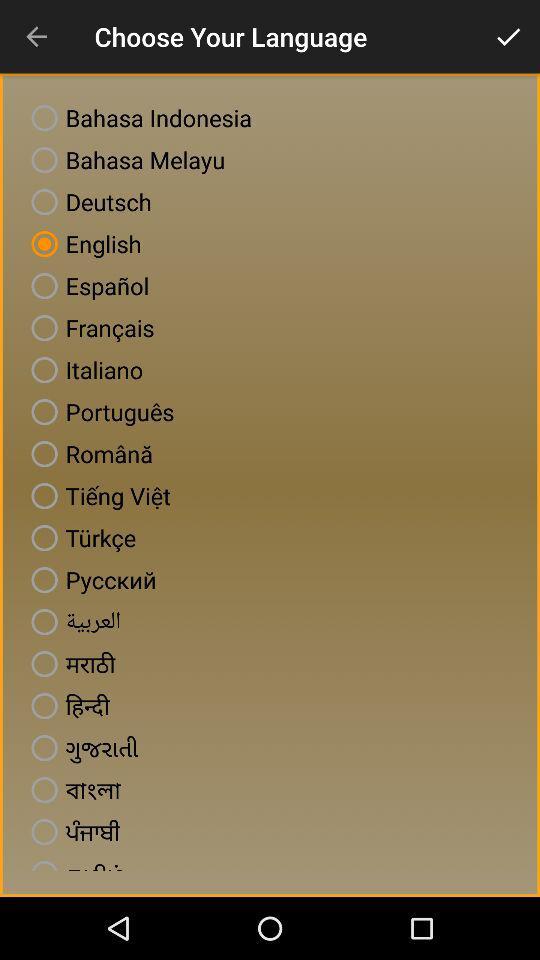 This screenshot has width=540, height=960. What do you see at coordinates (82, 369) in the screenshot?
I see `the italiano icon` at bounding box center [82, 369].